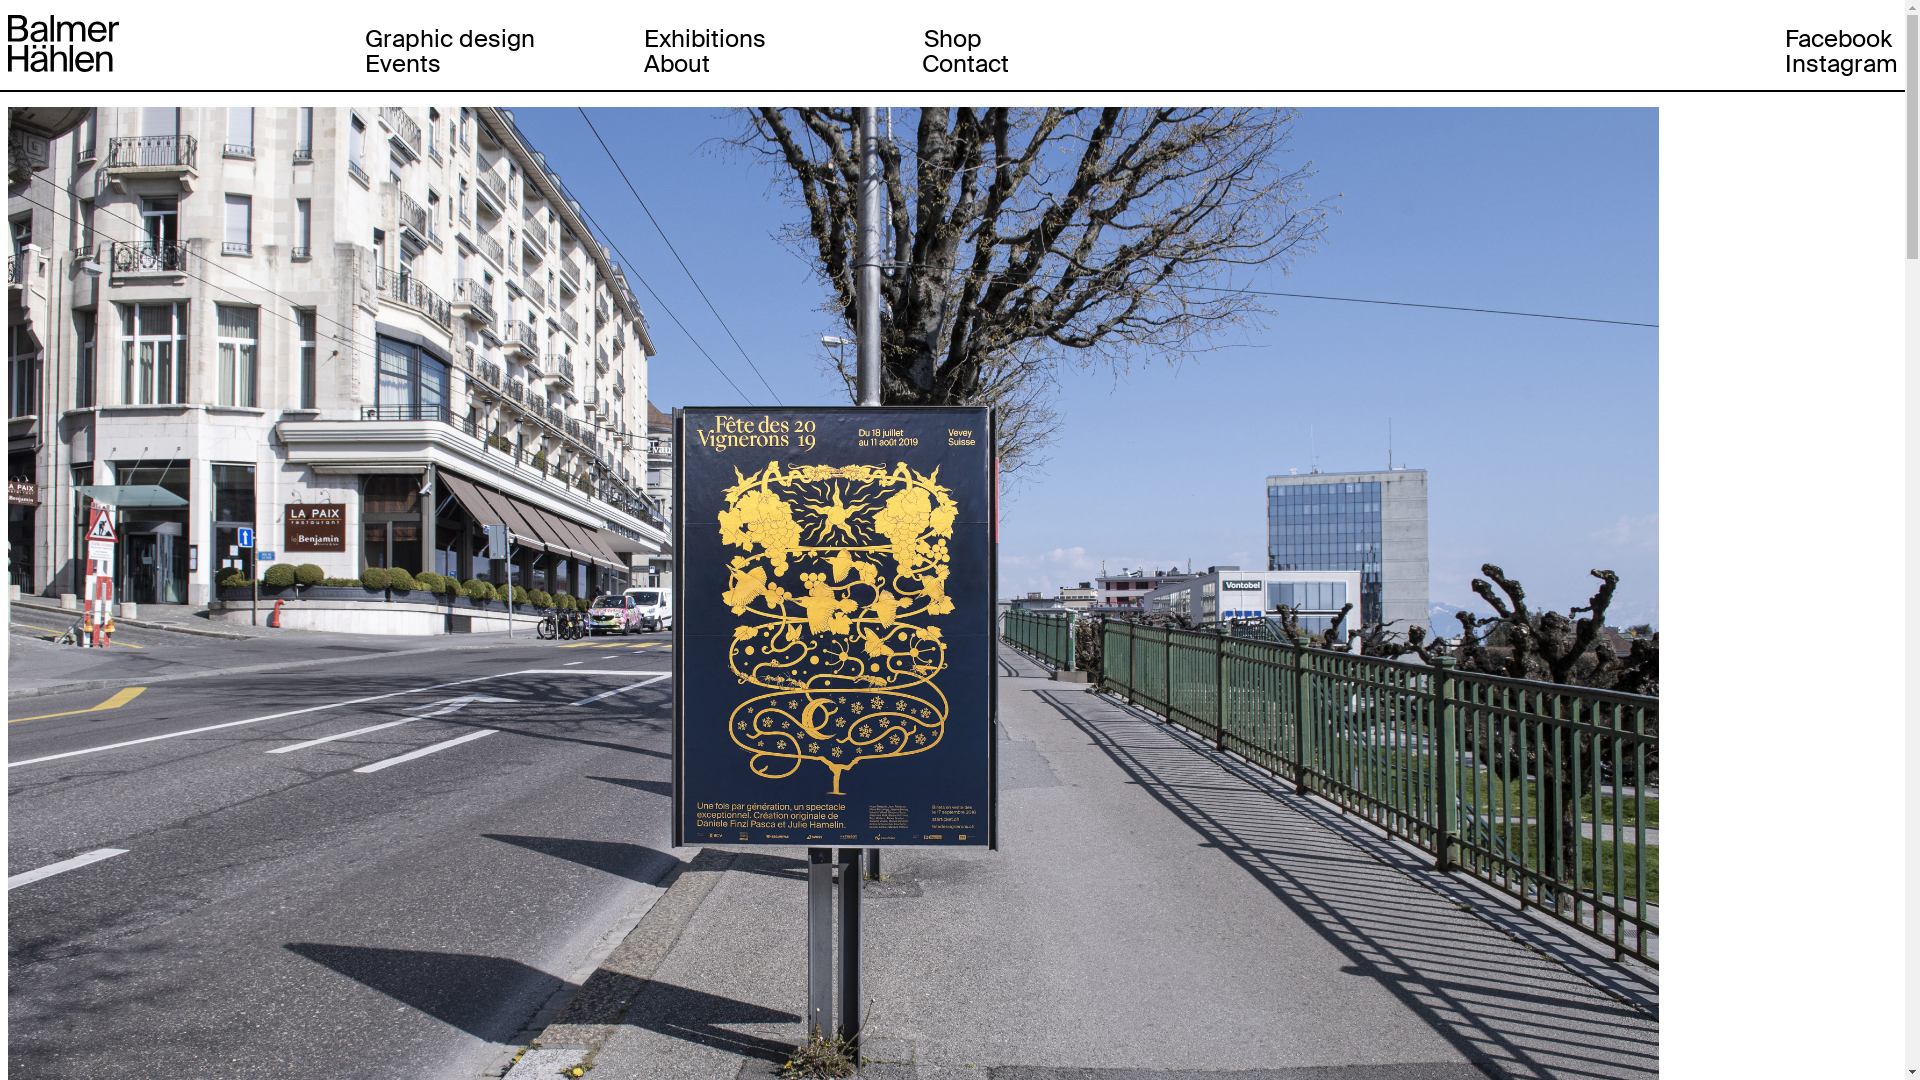  Describe the element at coordinates (402, 62) in the screenshot. I see `'Events'` at that location.